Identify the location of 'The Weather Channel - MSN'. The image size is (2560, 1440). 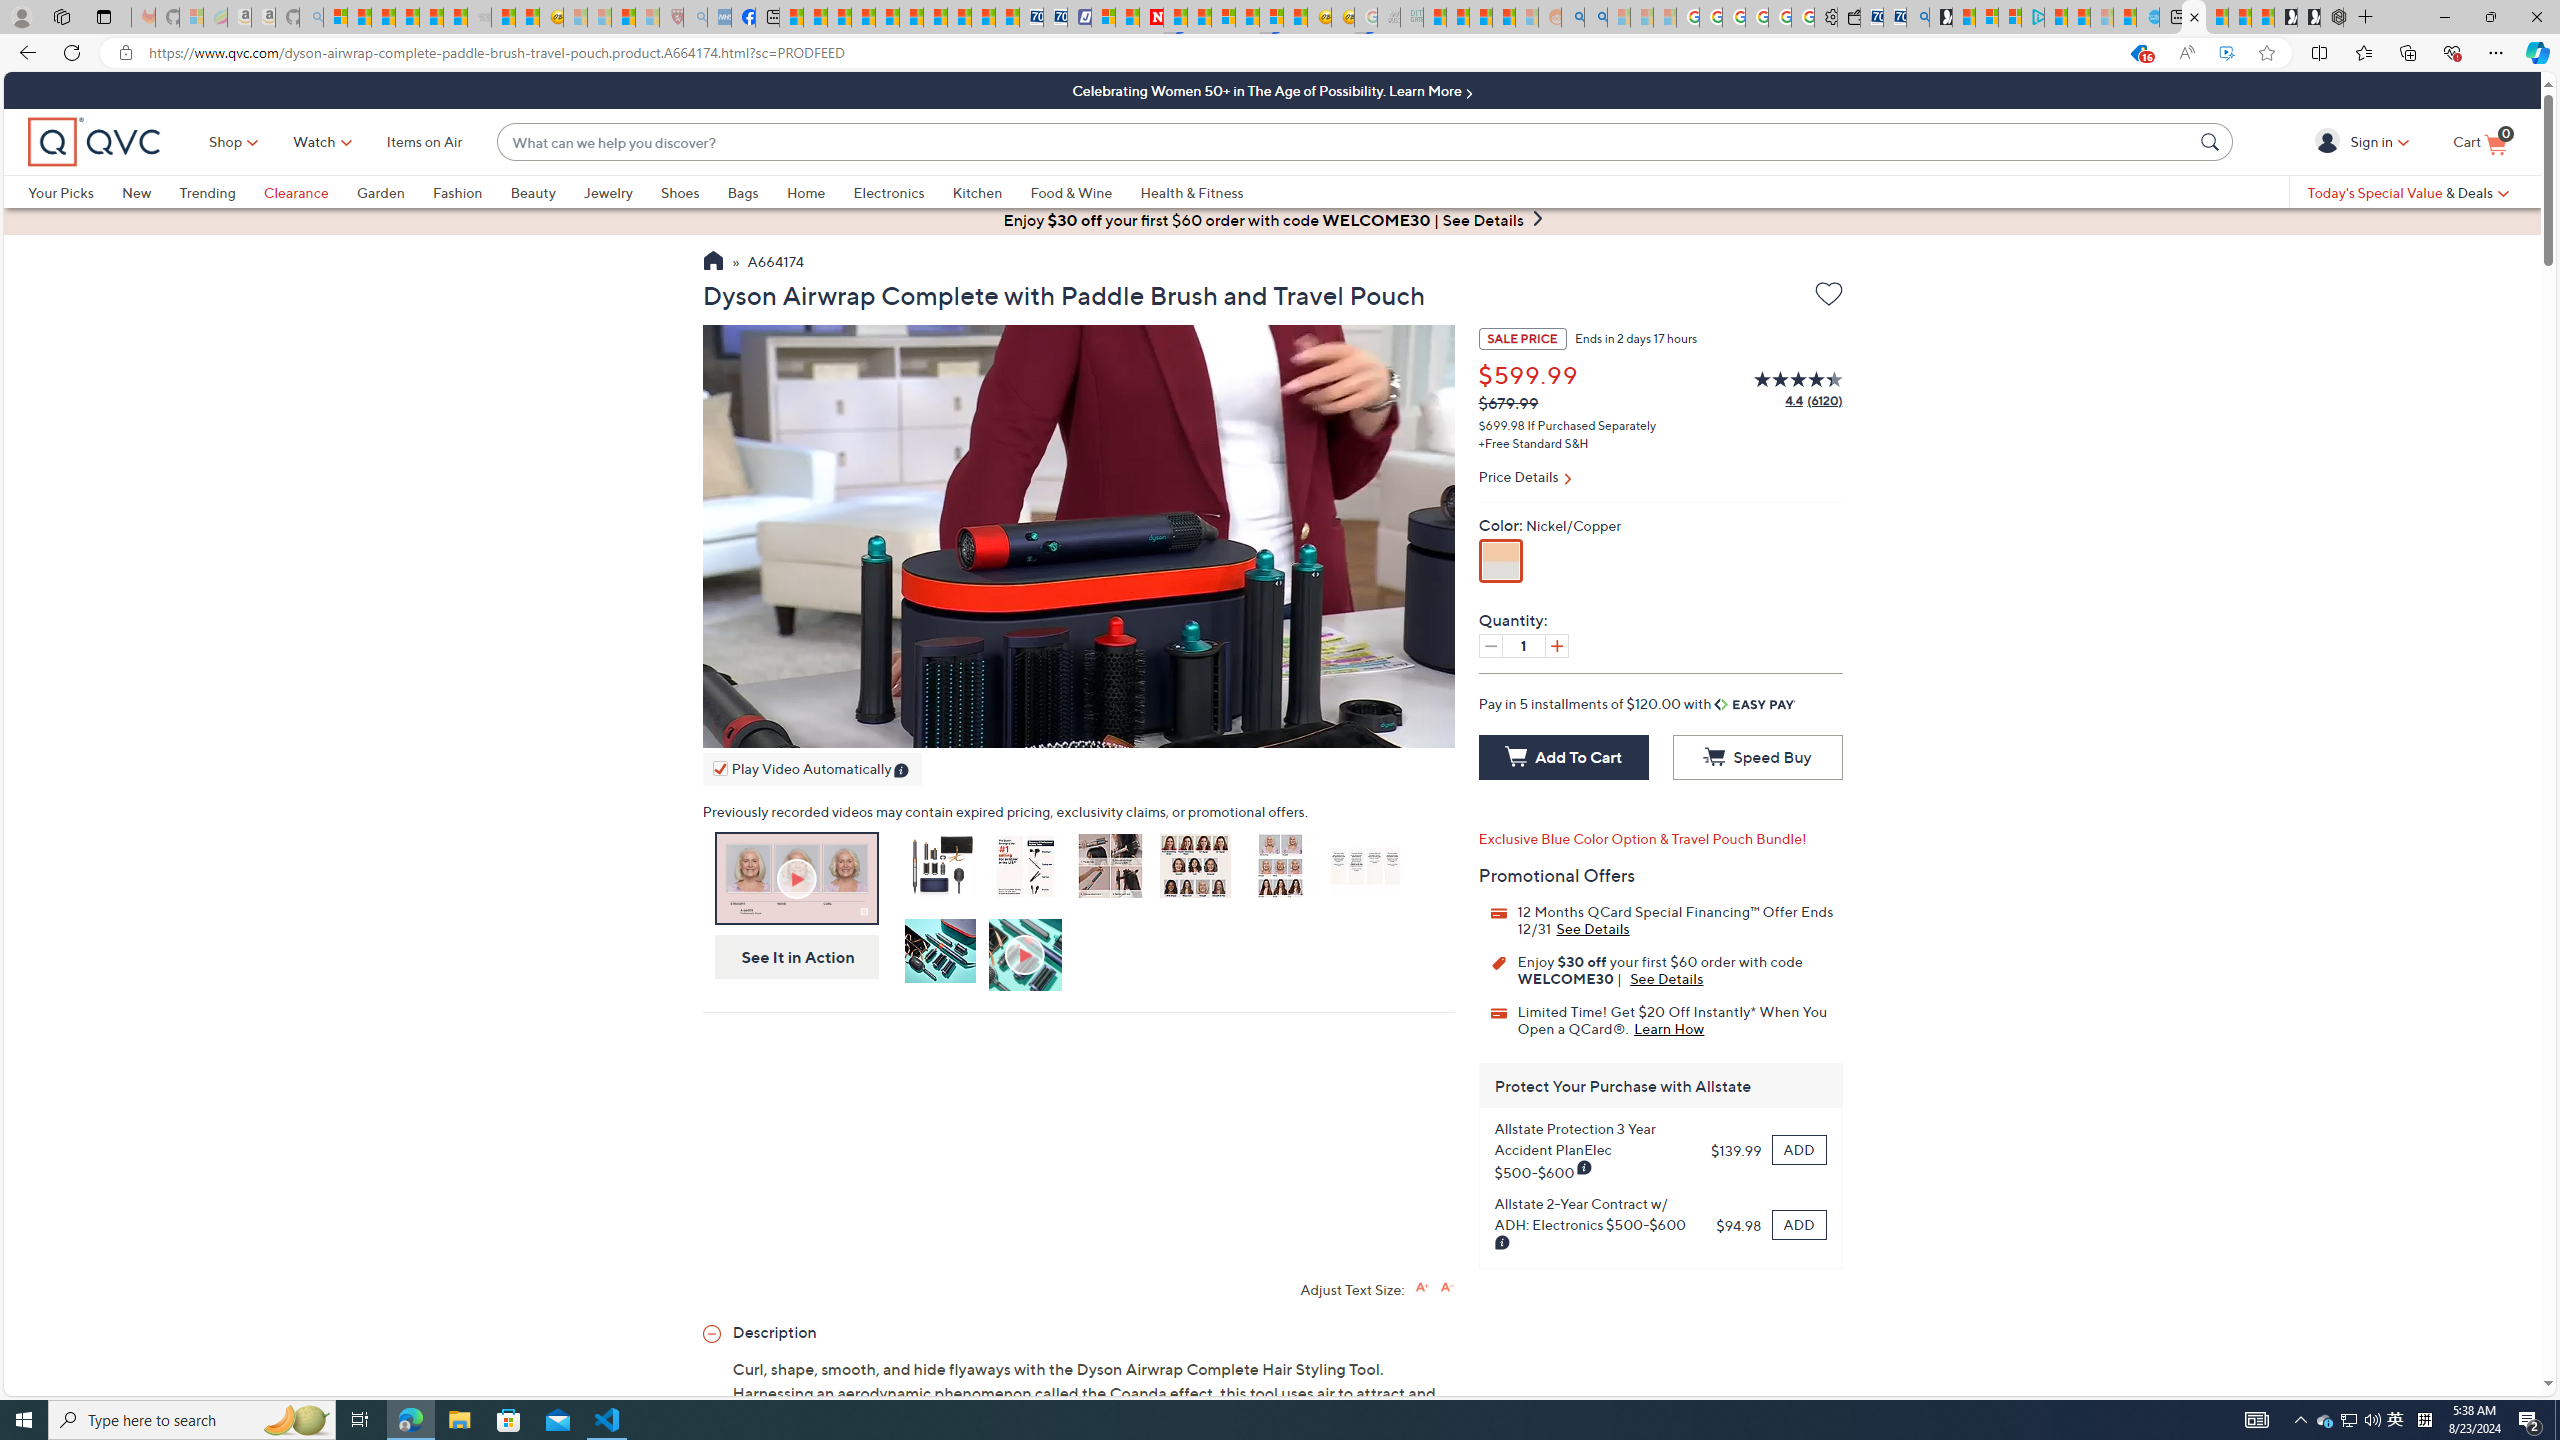
(383, 16).